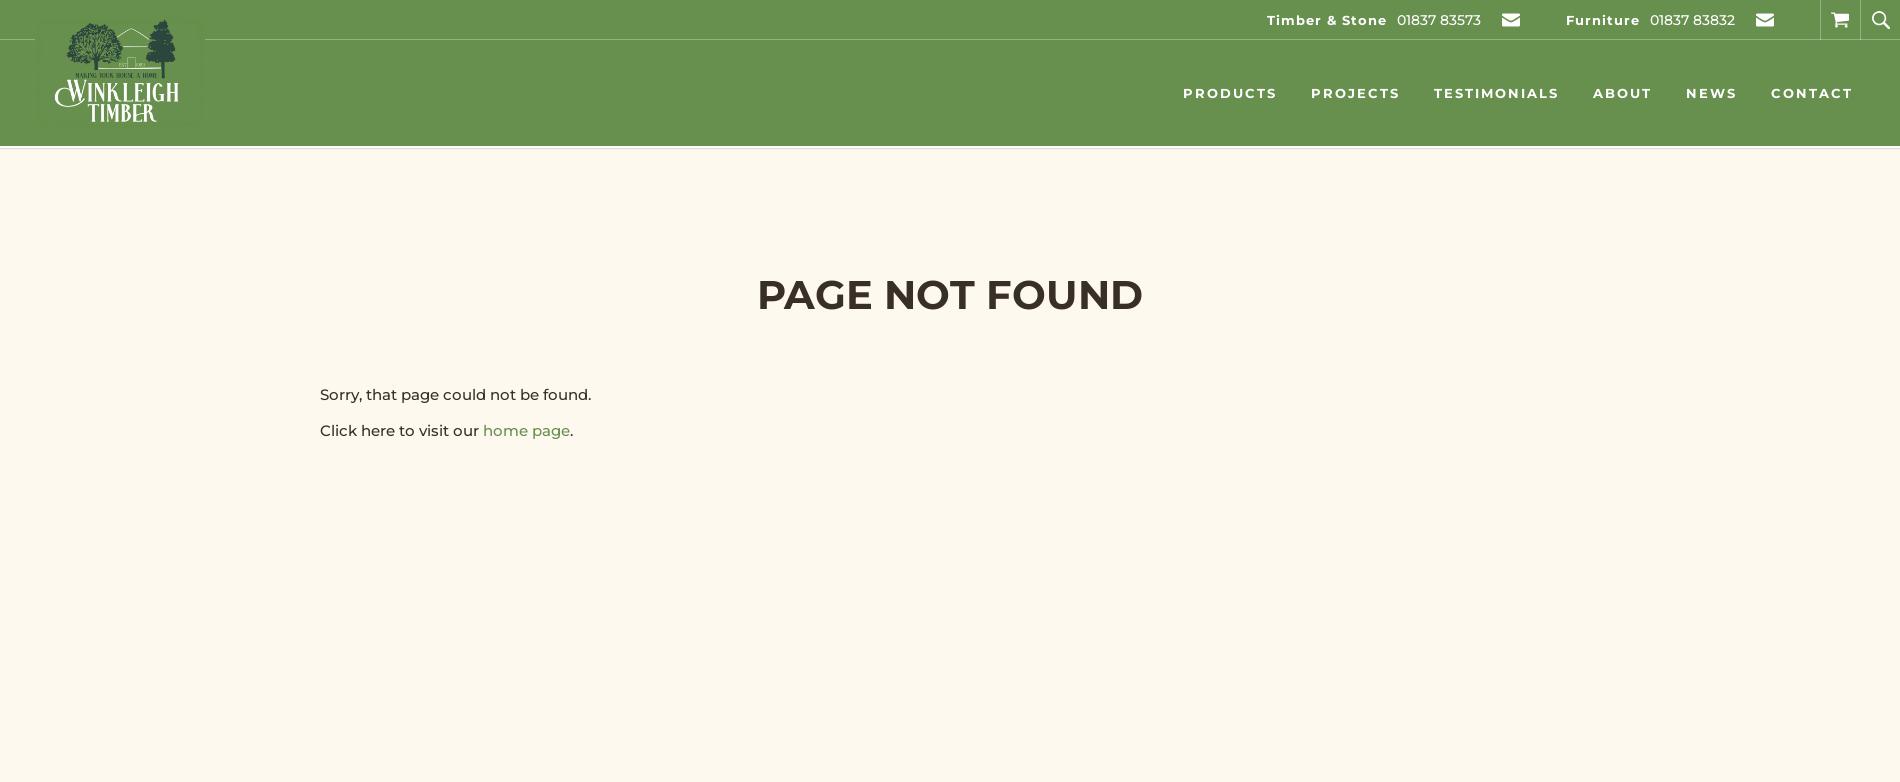 This screenshot has height=782, width=1900. I want to click on 'About', so click(1622, 92).